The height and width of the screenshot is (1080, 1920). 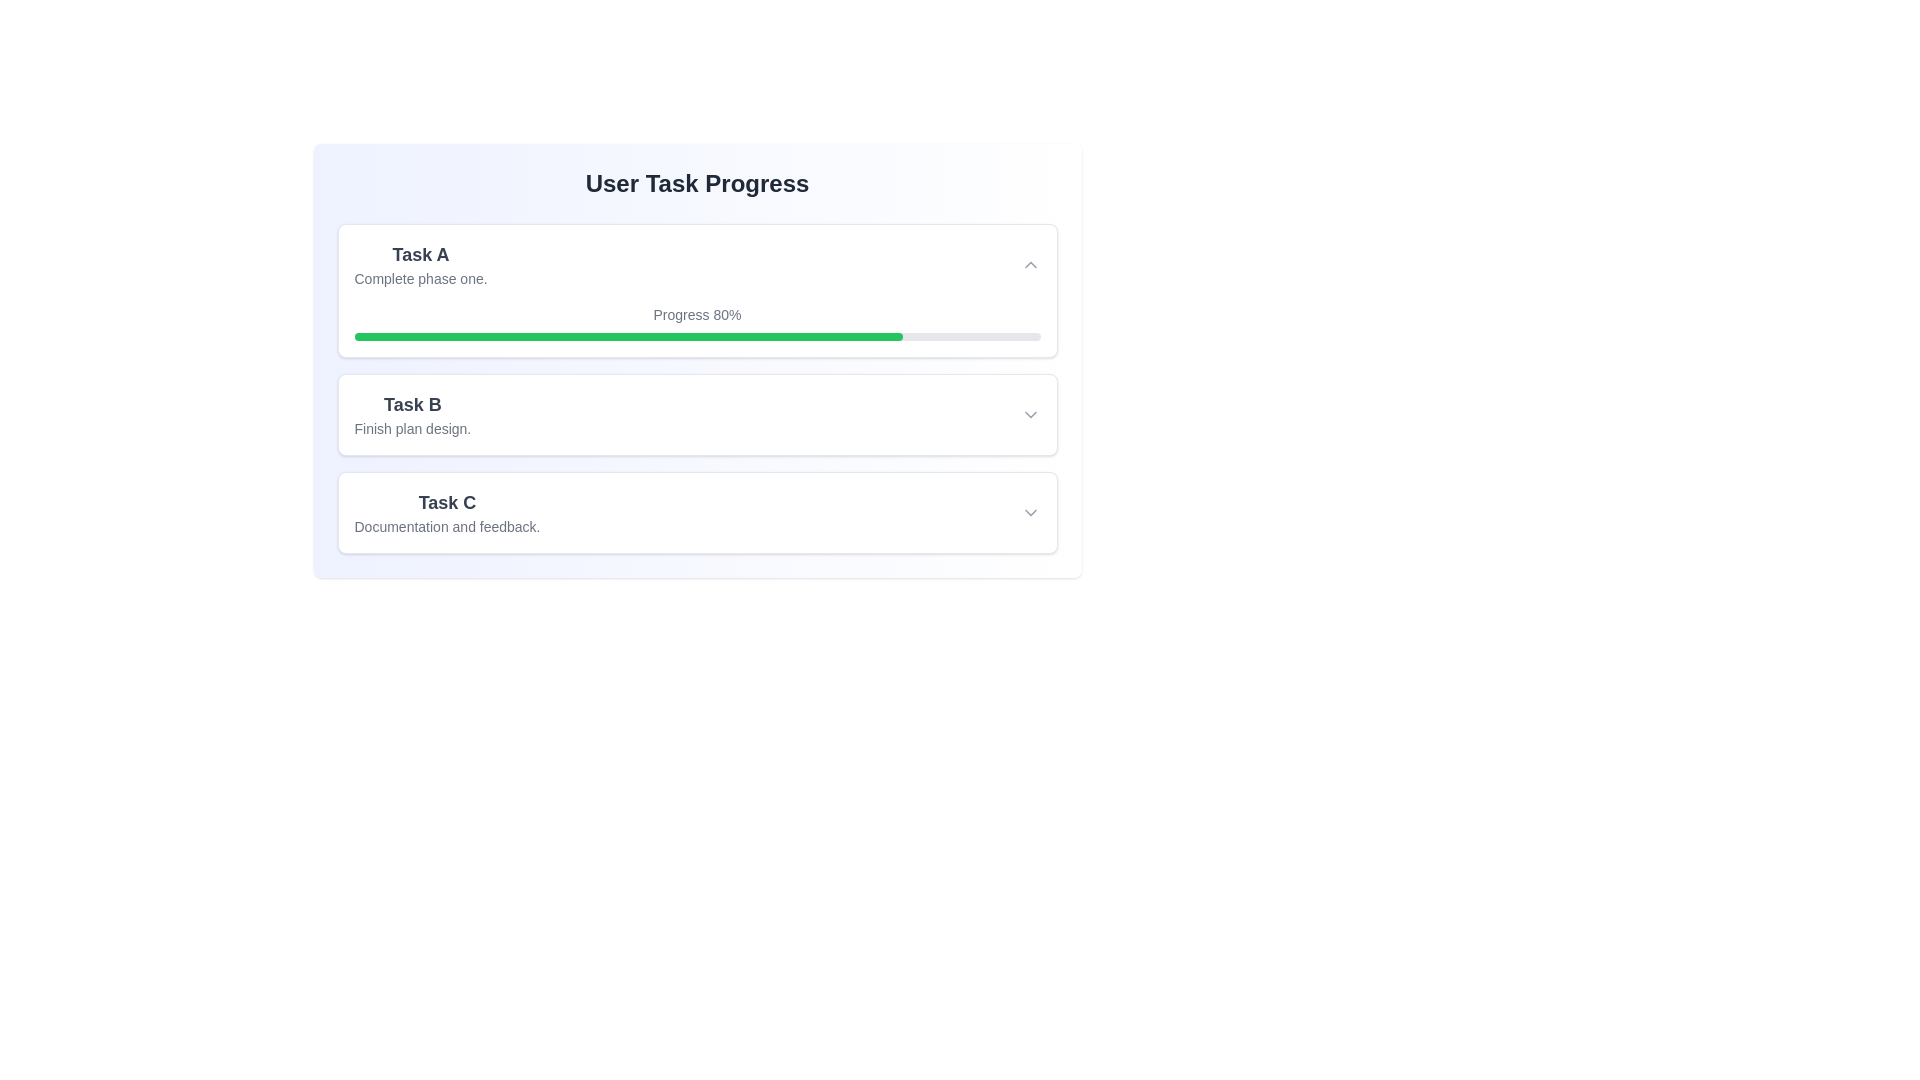 I want to click on the Progress bar displaying 'Progress 80%' that indicates 80% completion, which is located in the 'Task A' section below 'Complete phase one.', so click(x=697, y=322).